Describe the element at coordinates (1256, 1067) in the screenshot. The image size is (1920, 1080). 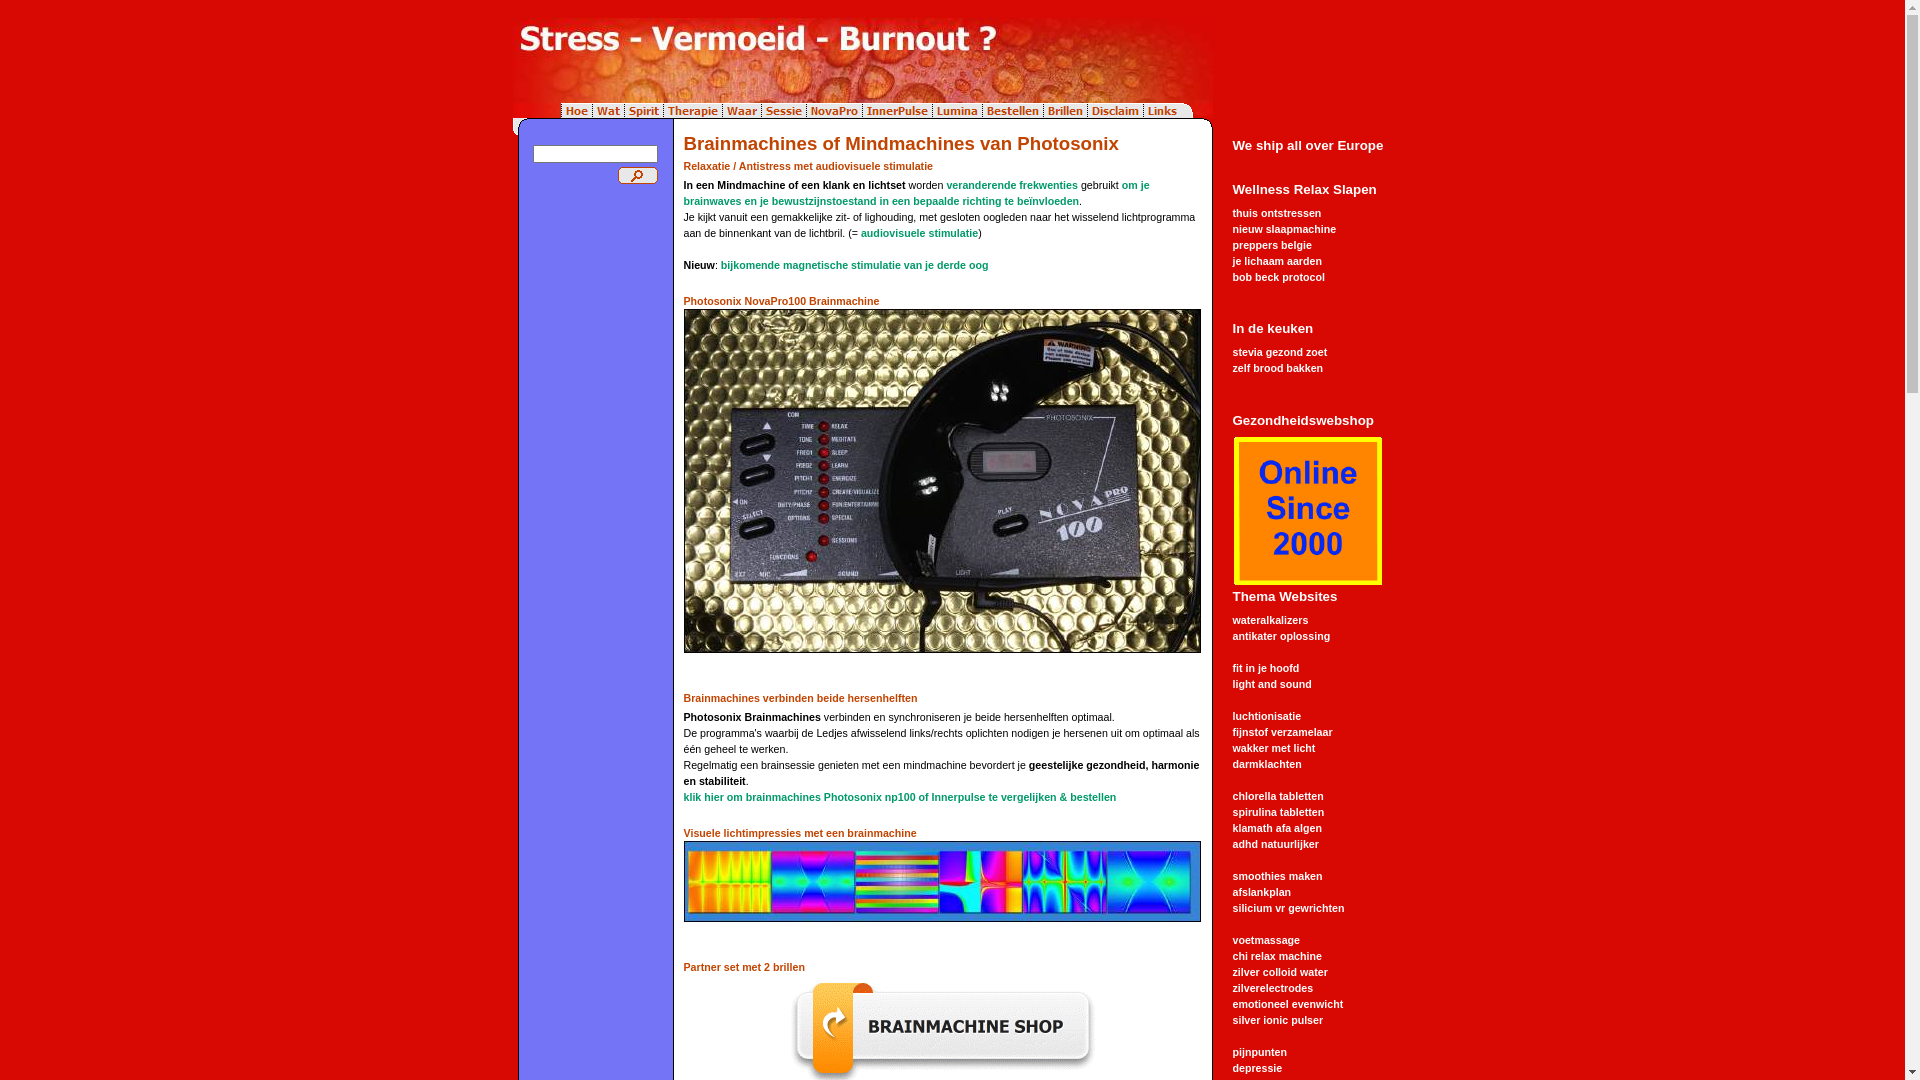
I see `'depressie'` at that location.